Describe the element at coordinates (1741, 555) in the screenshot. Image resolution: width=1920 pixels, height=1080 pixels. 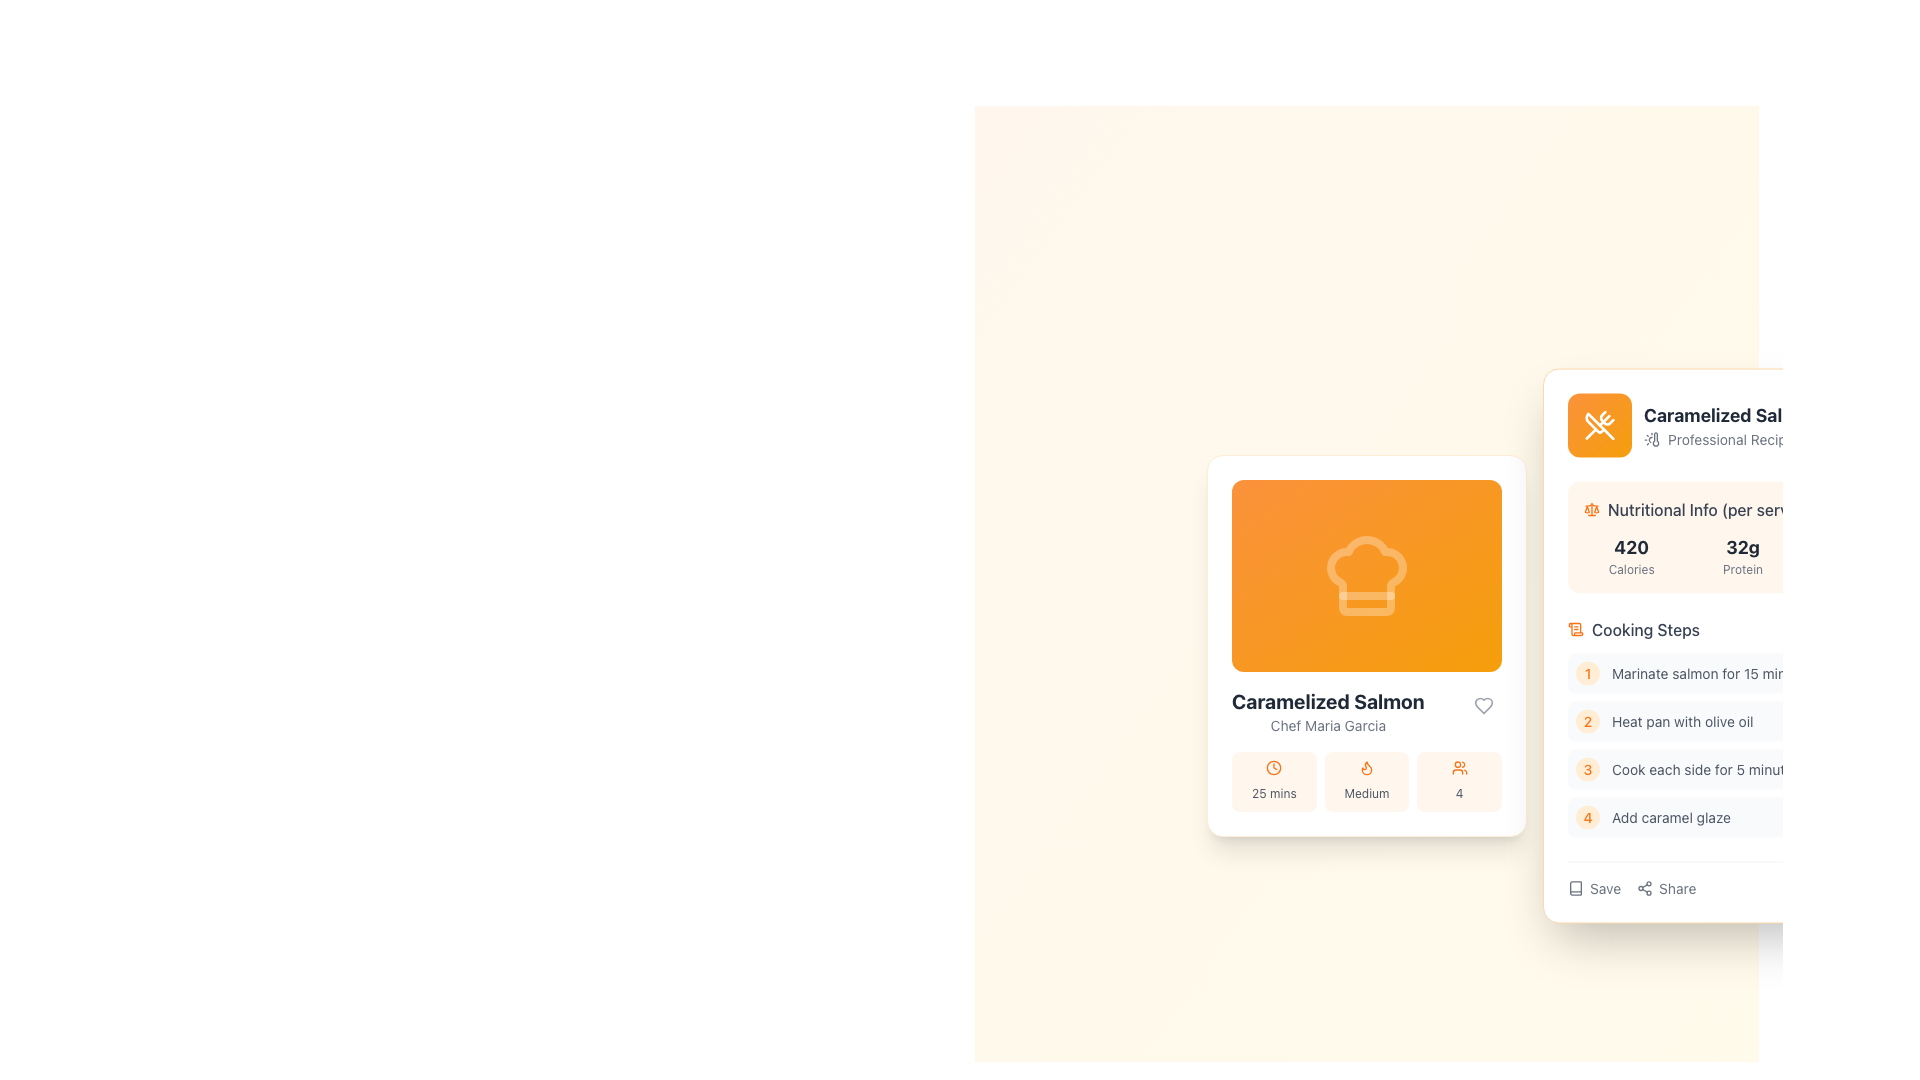
I see `the text block that communicates the protein content in a serving, which is located in the middle of three columns under 'Nutritional Info'` at that location.